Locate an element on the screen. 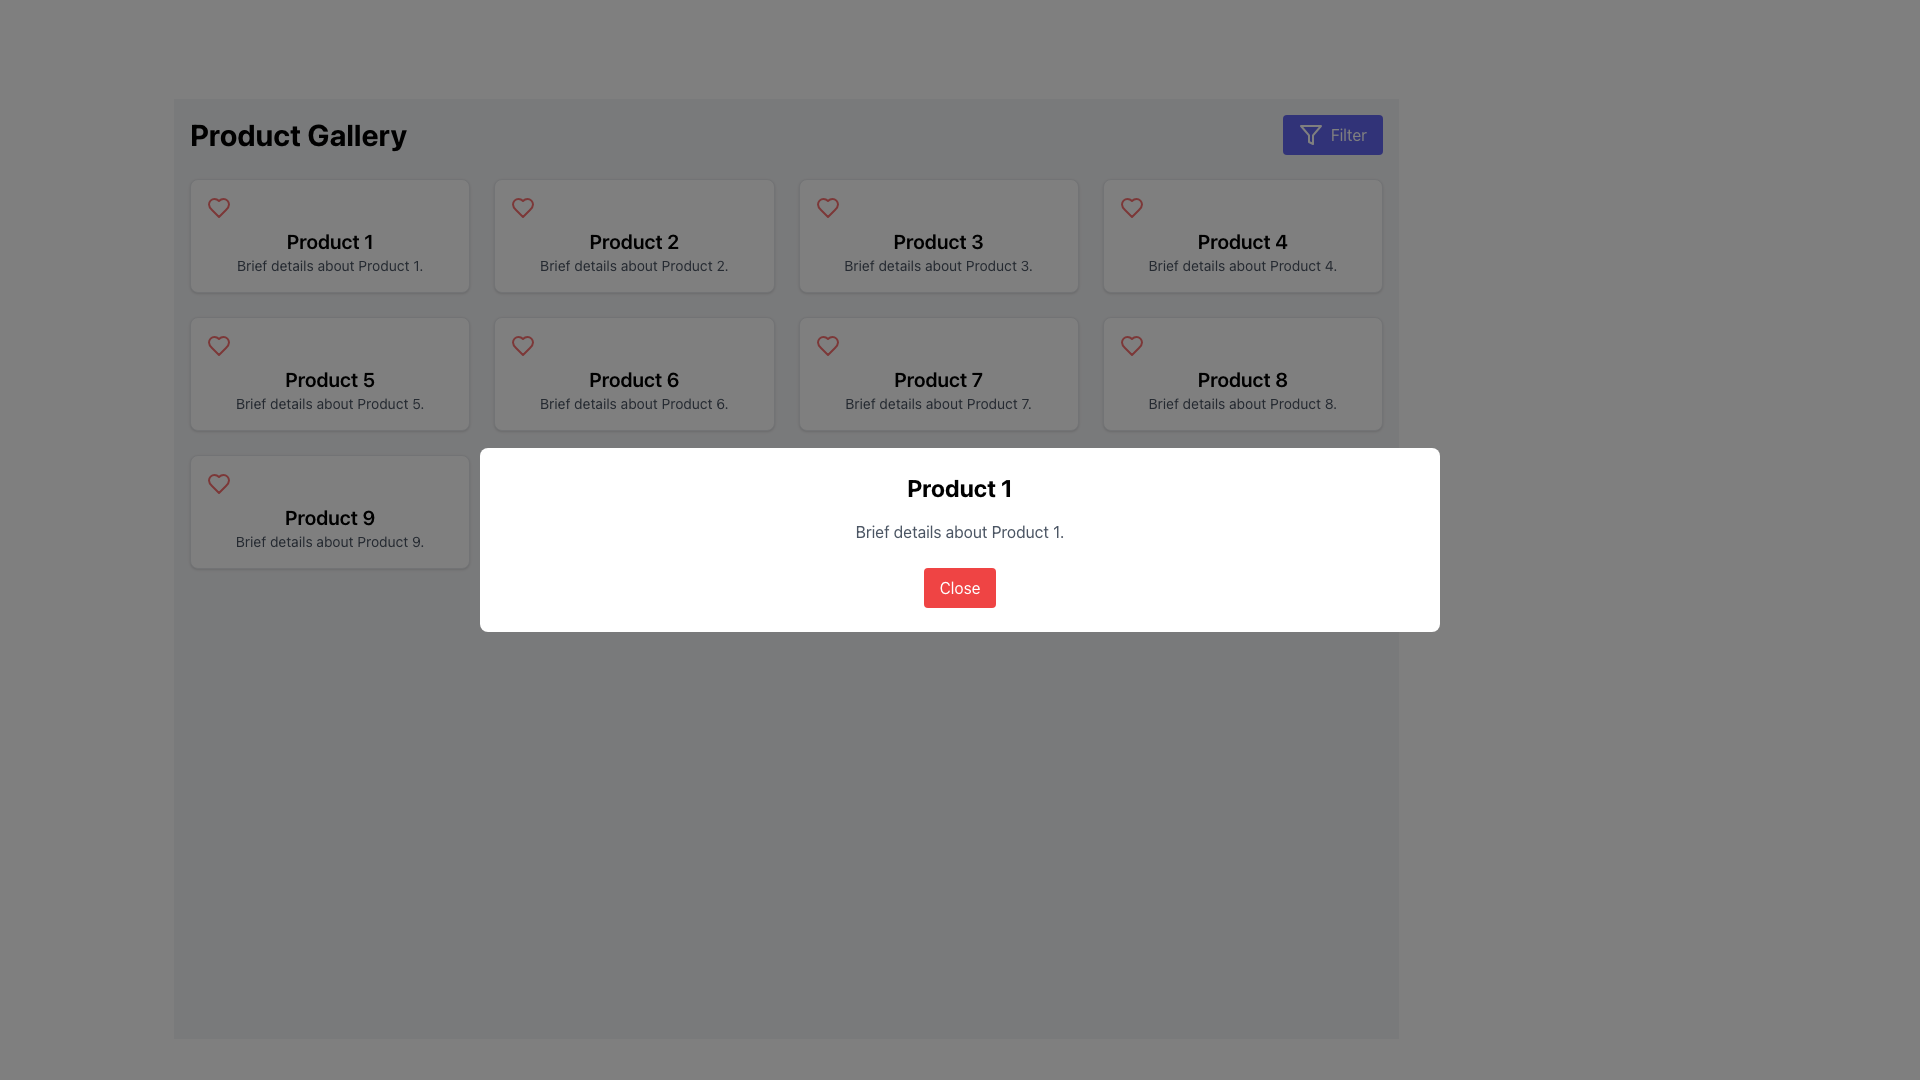 The width and height of the screenshot is (1920, 1080). the second card component in the grid layout, which contains the title 'Product 2' and a heart icon is located at coordinates (633, 234).